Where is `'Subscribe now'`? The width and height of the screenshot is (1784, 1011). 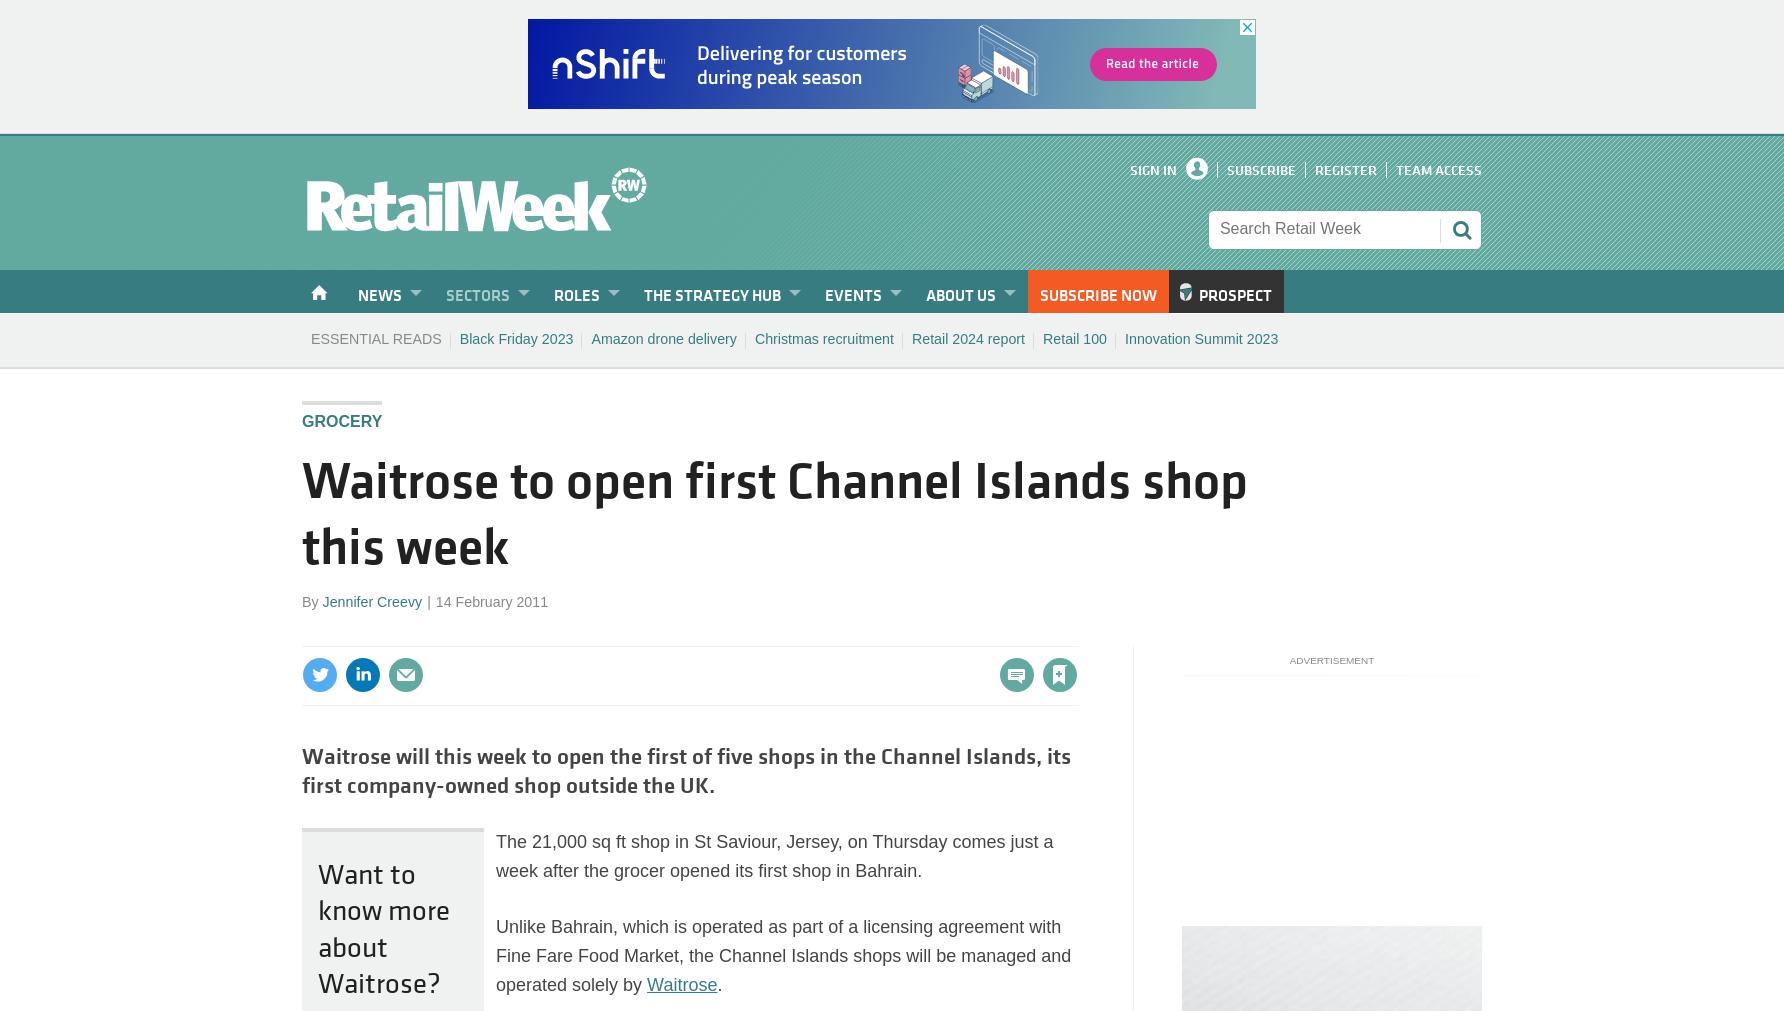 'Subscribe now' is located at coordinates (1097, 295).